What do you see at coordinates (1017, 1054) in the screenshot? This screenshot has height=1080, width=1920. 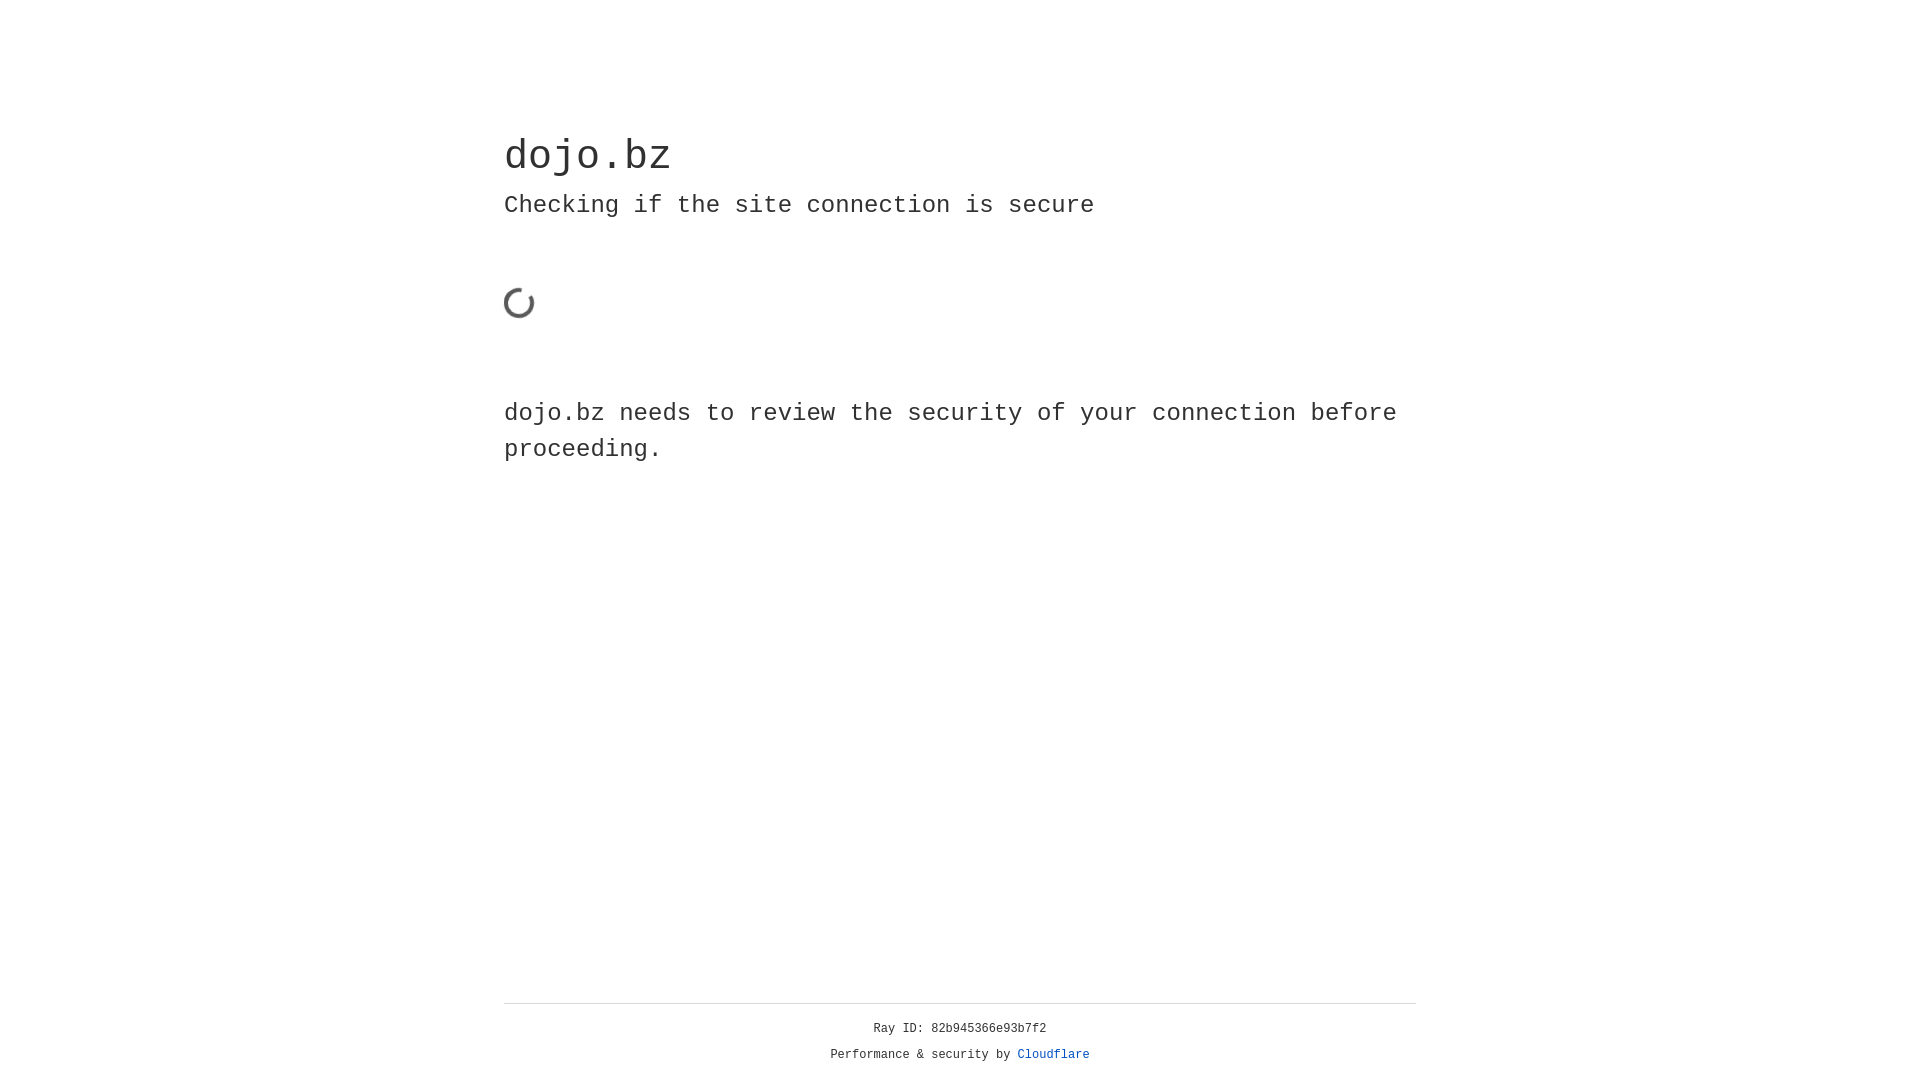 I see `'Cloudflare'` at bounding box center [1017, 1054].